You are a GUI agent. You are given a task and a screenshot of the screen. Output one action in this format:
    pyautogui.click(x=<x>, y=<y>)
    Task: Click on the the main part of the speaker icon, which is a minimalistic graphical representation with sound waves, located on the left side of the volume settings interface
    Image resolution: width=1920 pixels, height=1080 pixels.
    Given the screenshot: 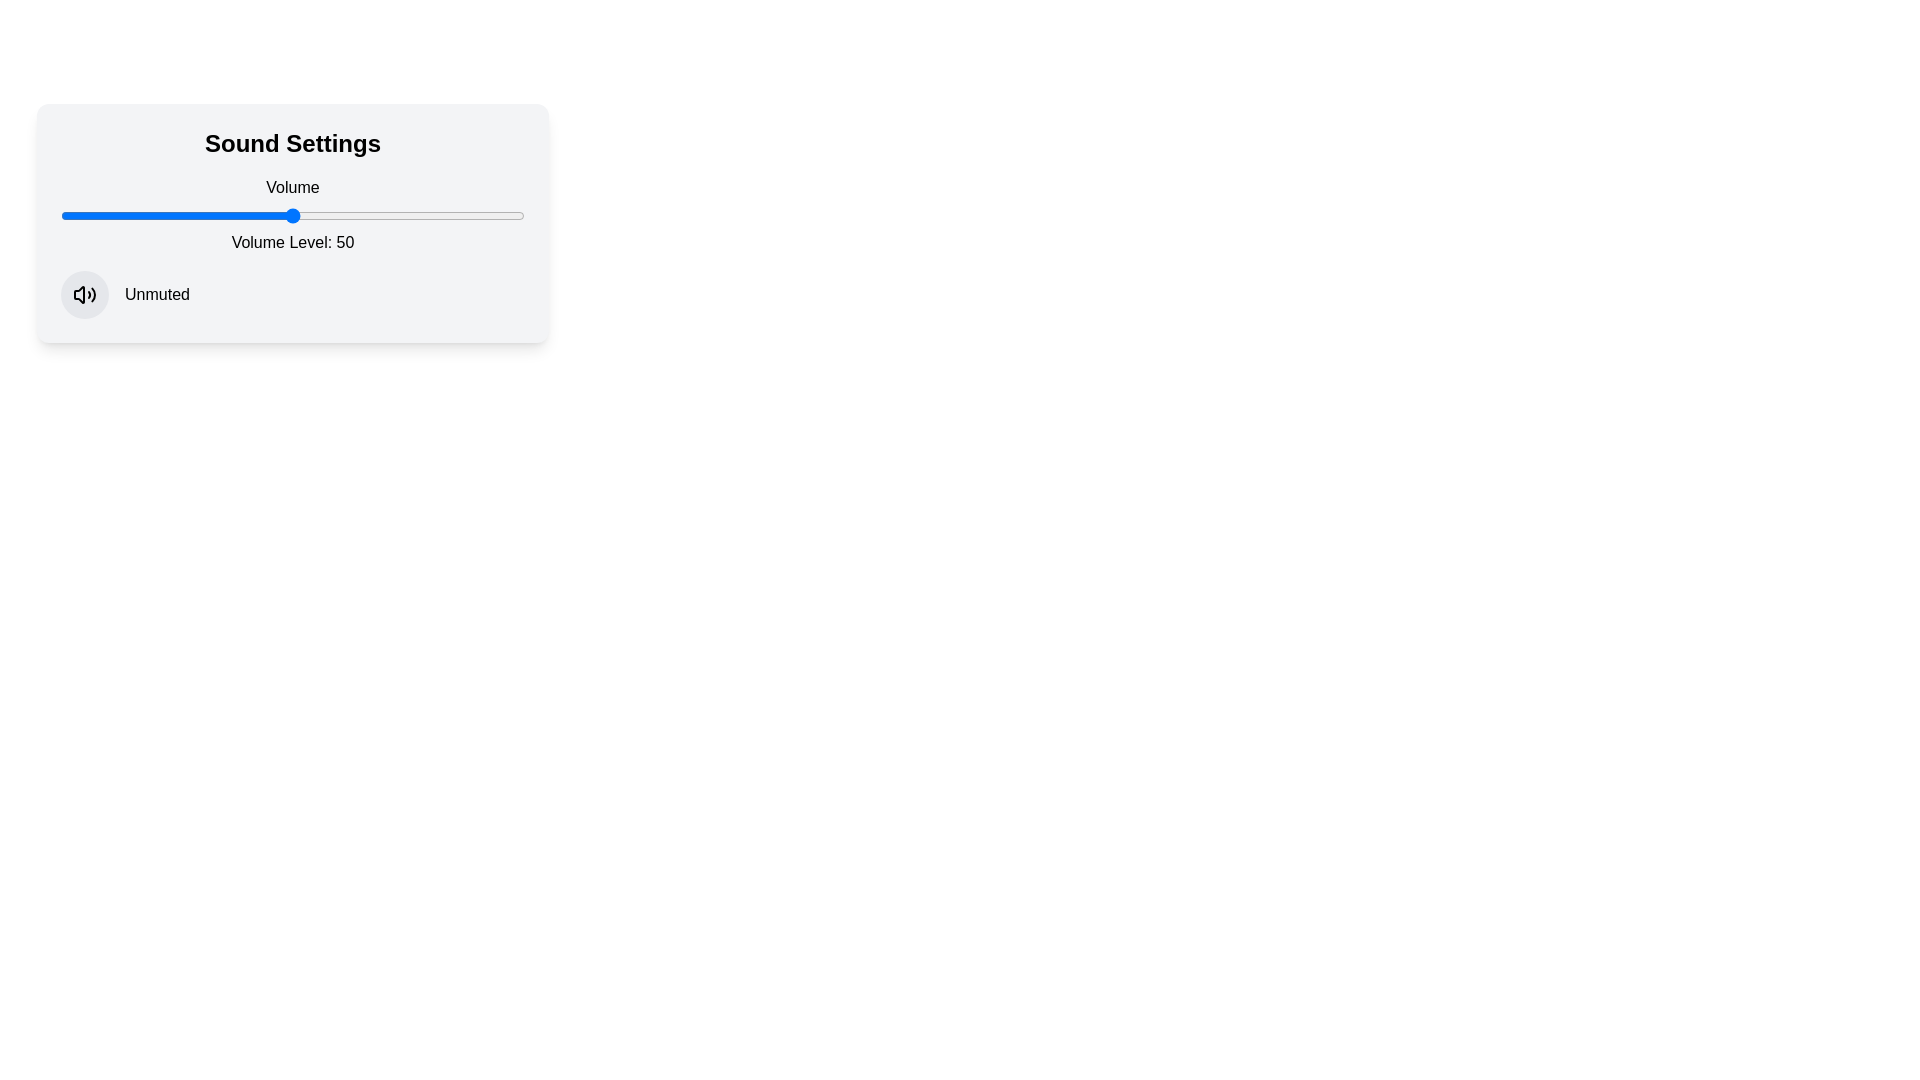 What is the action you would take?
    pyautogui.click(x=79, y=294)
    